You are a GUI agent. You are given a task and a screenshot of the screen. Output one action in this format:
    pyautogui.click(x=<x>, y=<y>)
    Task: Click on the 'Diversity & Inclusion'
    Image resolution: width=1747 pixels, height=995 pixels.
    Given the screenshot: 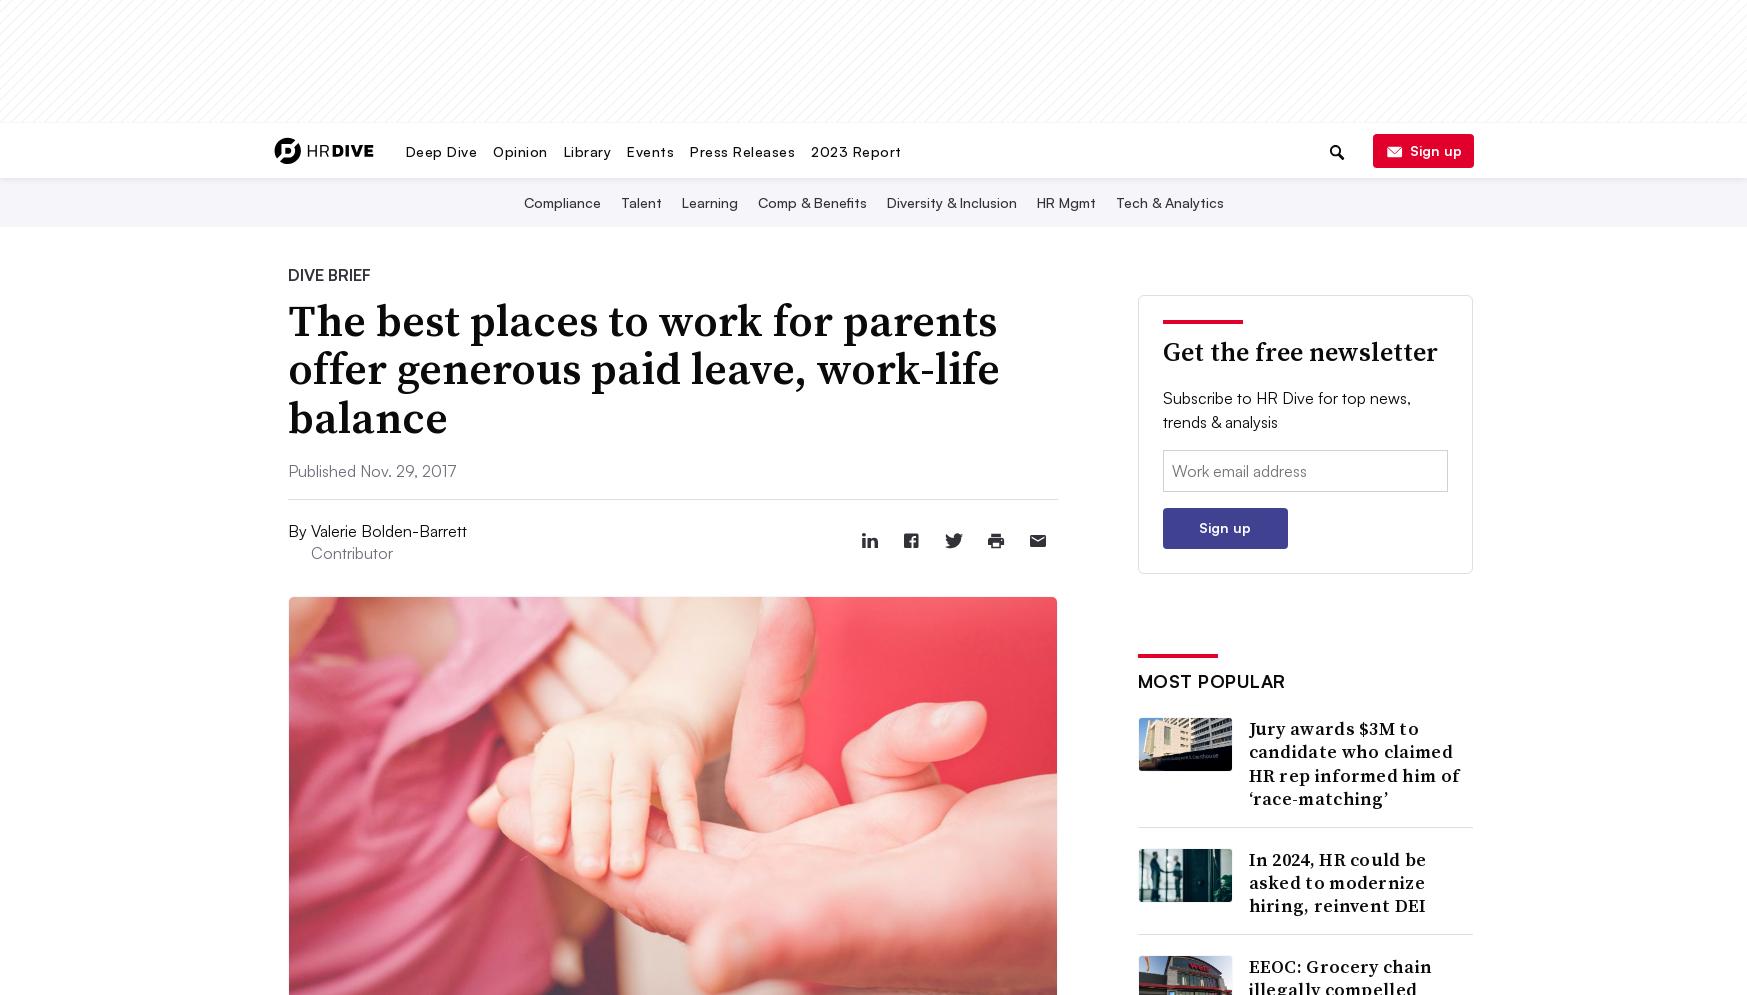 What is the action you would take?
    pyautogui.click(x=886, y=201)
    